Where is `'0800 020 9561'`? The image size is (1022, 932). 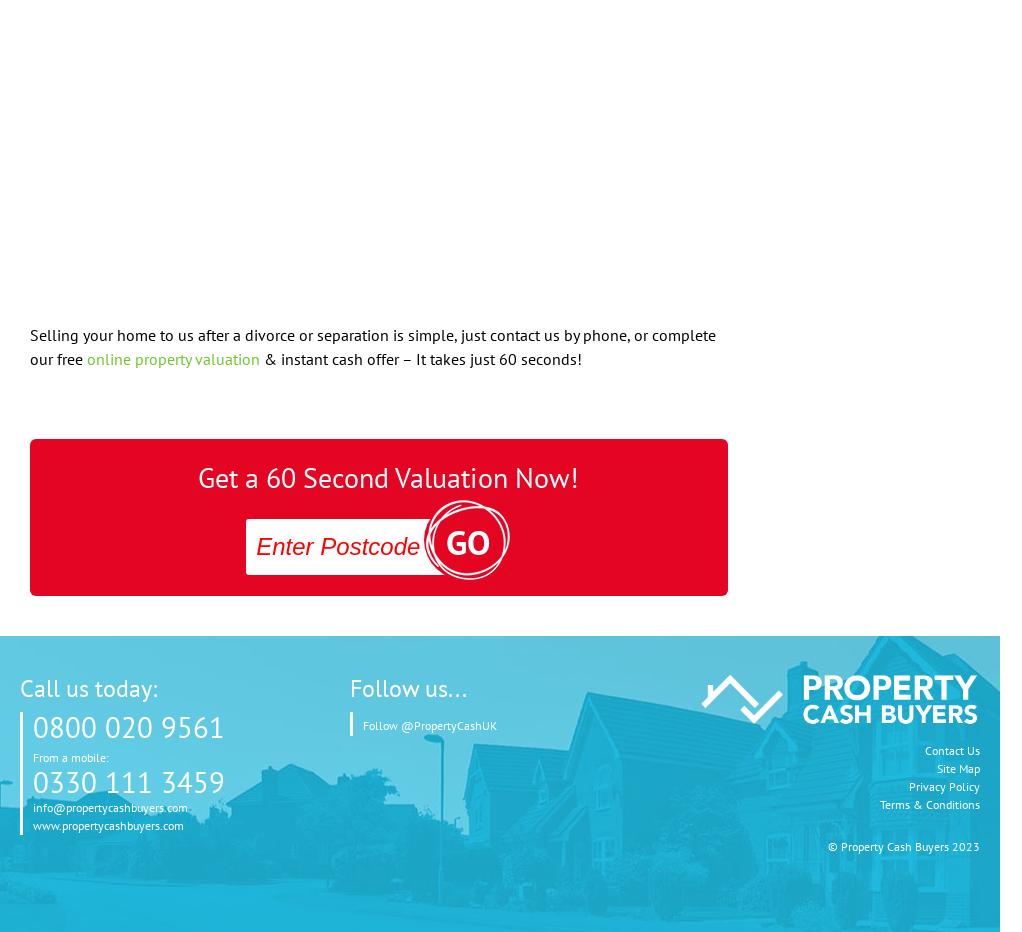 '0800 020 9561' is located at coordinates (128, 725).